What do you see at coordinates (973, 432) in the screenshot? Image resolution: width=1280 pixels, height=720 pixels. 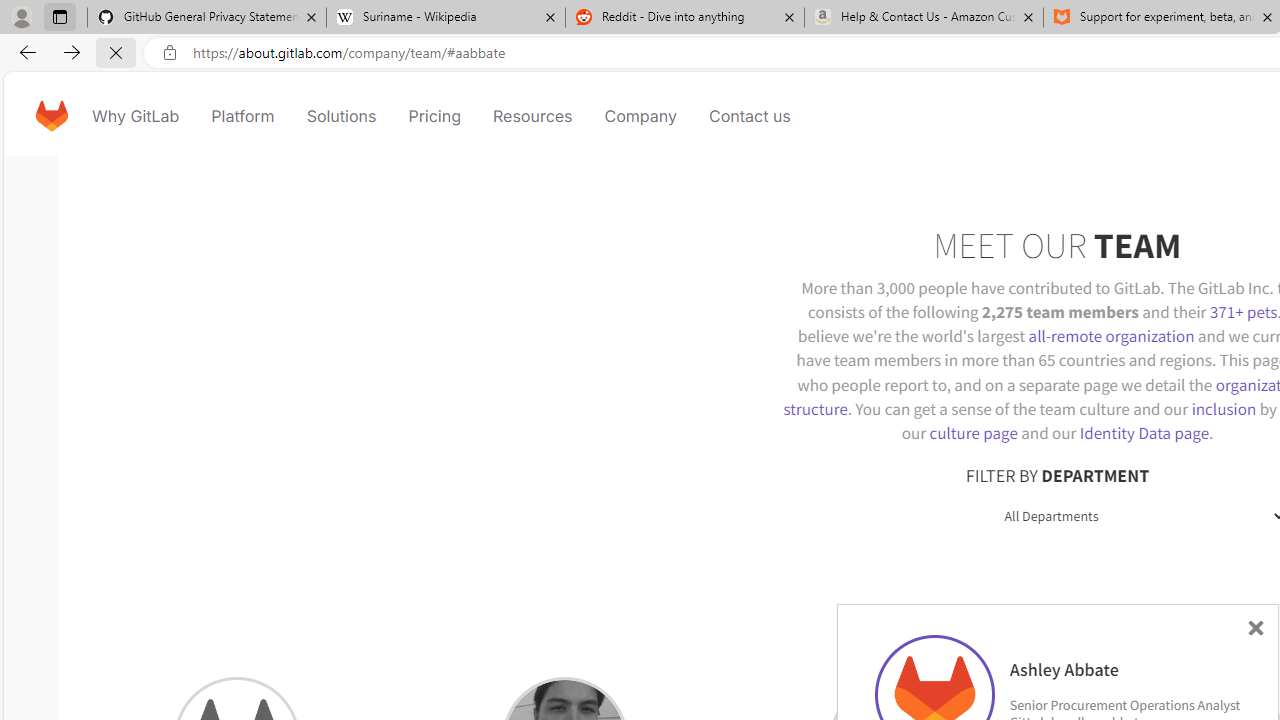 I see `'culture page'` at bounding box center [973, 432].